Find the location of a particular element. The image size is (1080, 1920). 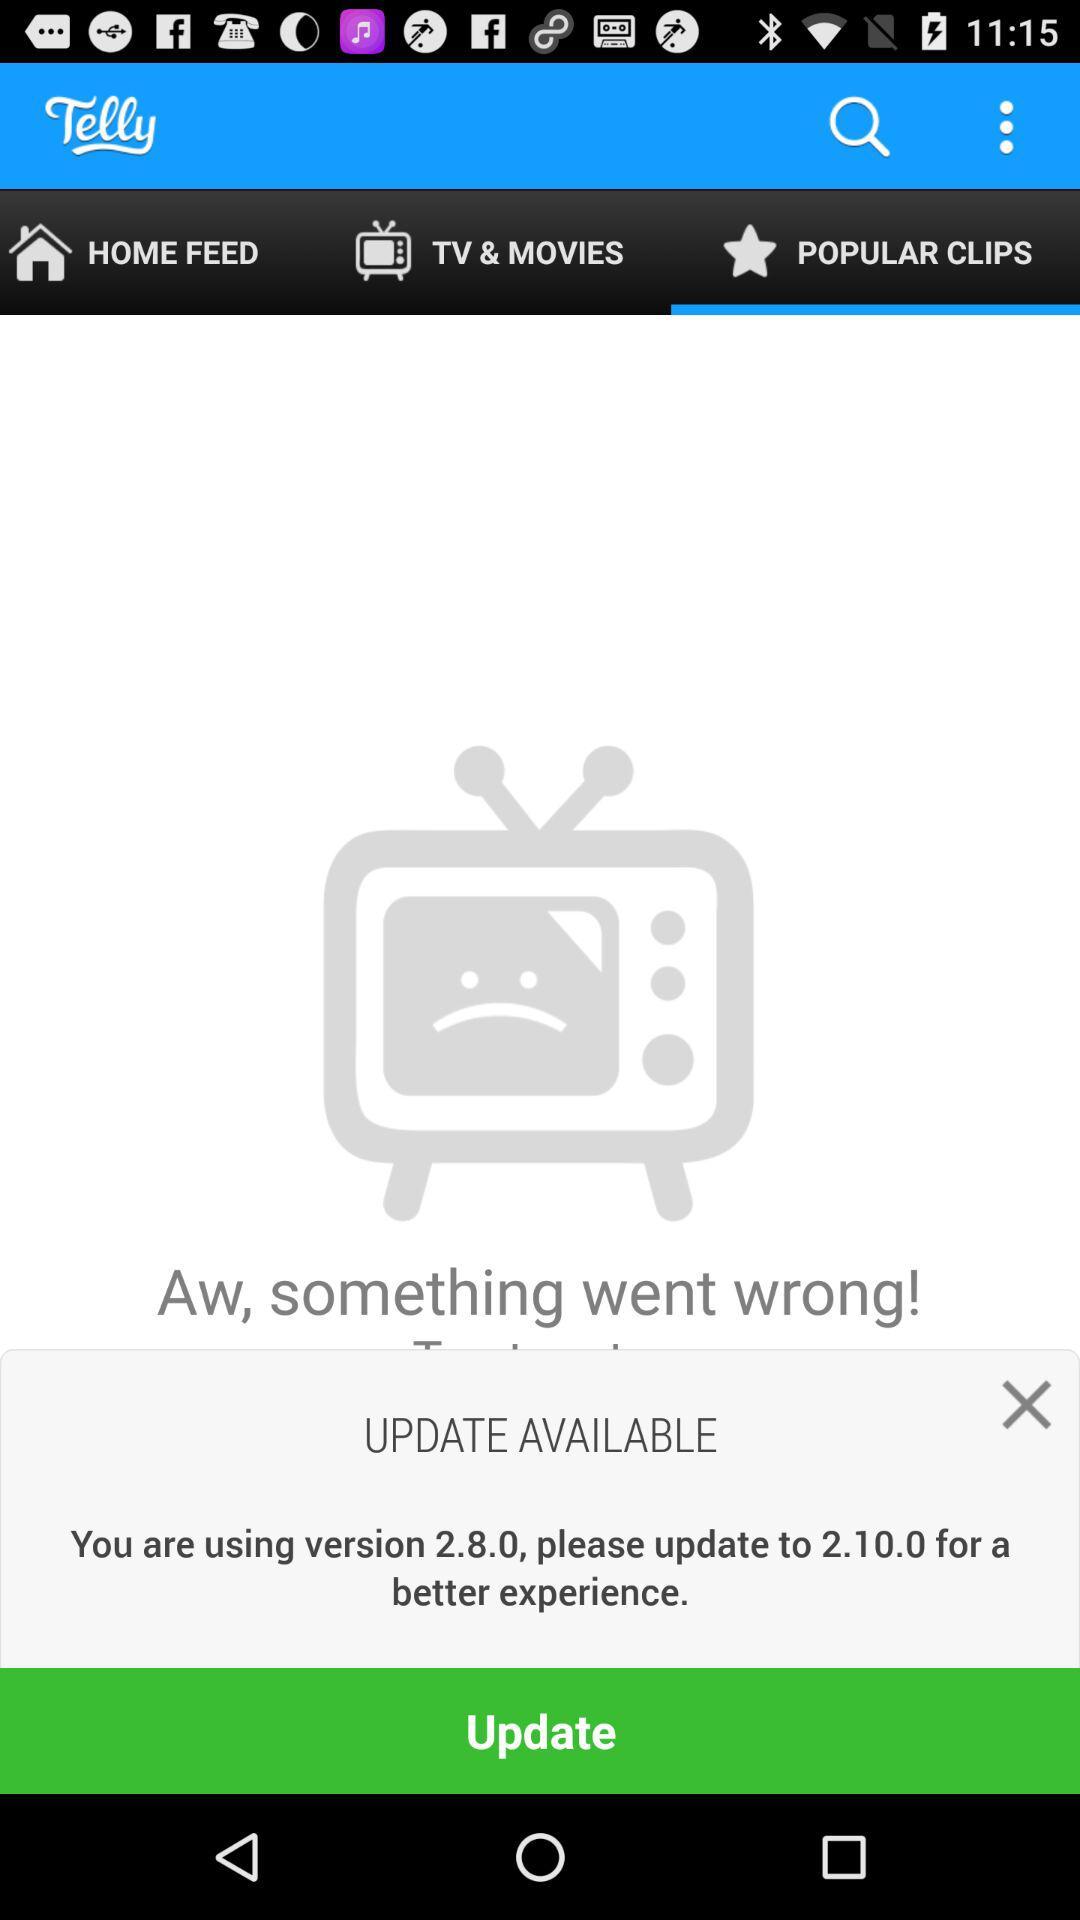

the aw something went icon is located at coordinates (538, 1053).